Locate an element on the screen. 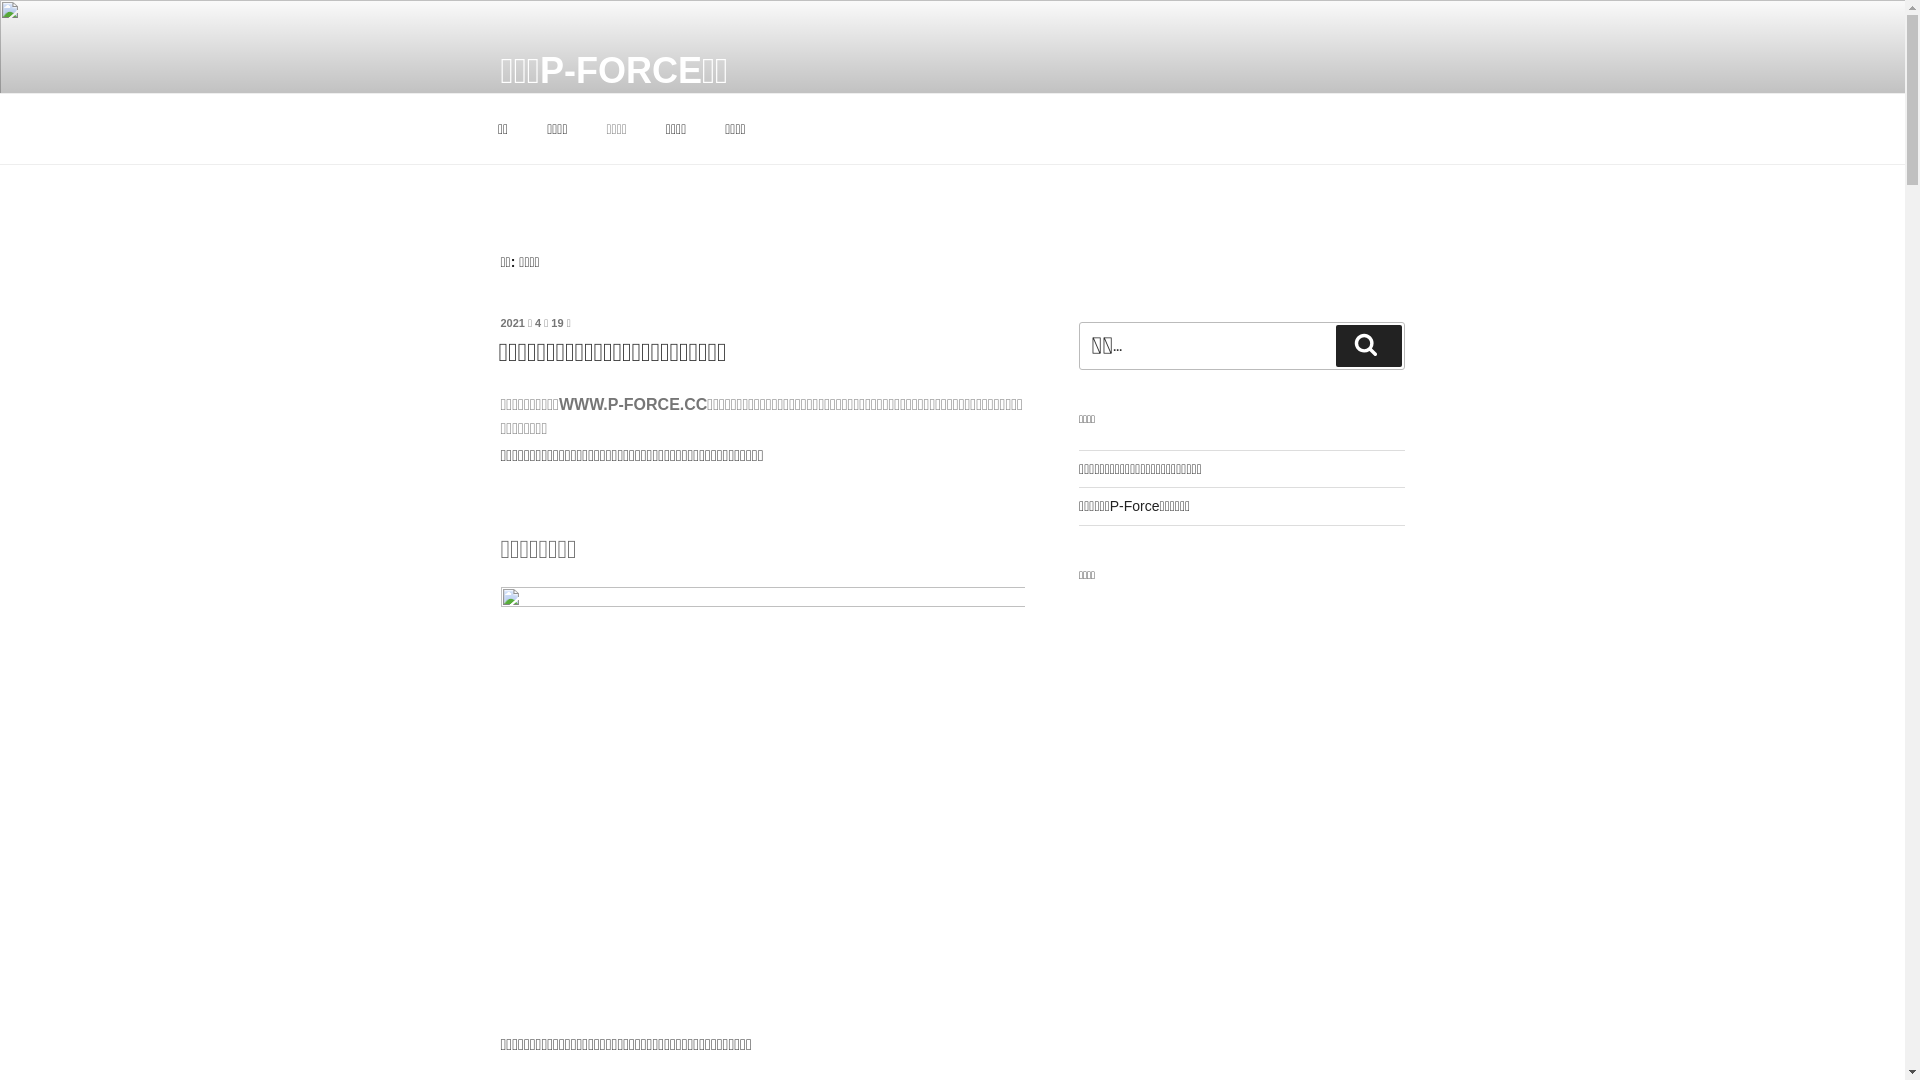 The width and height of the screenshot is (1920, 1080). 'WWW.P-FORCE.CC' is located at coordinates (632, 404).